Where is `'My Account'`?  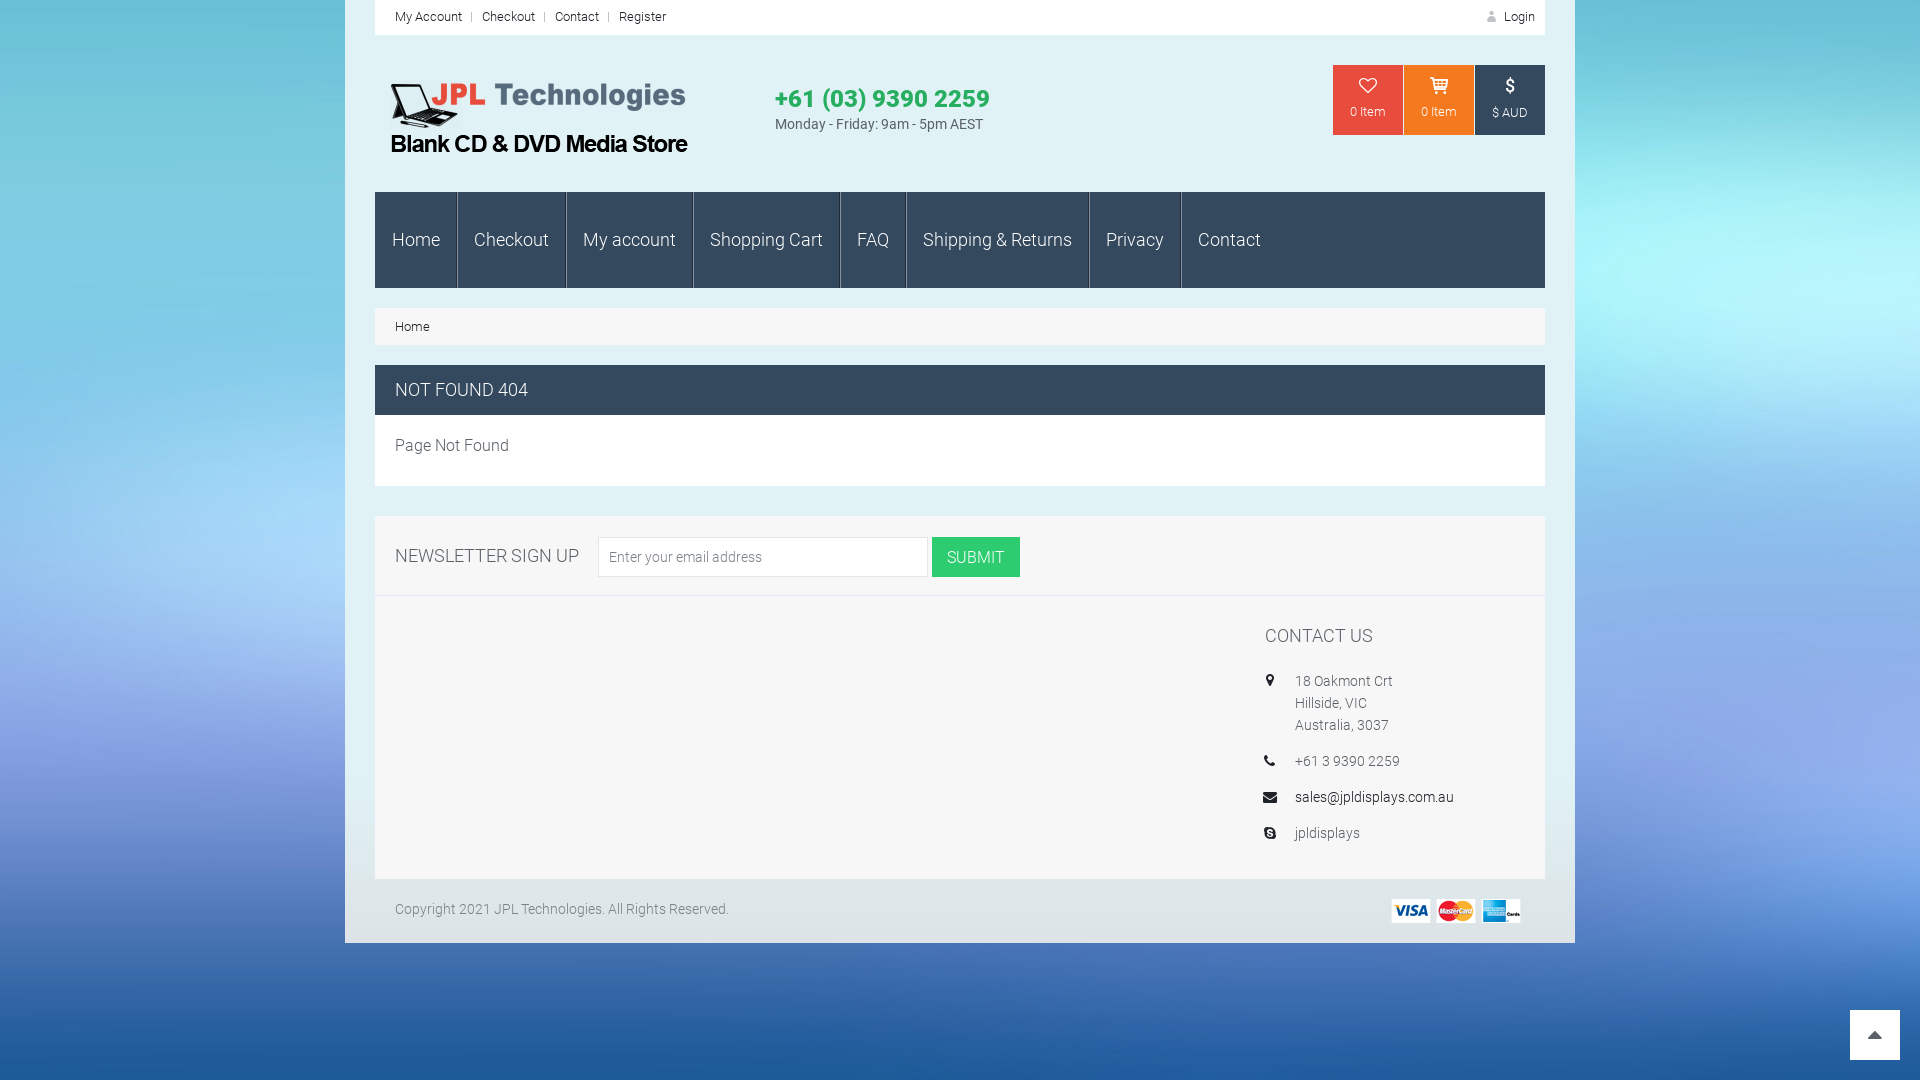 'My Account' is located at coordinates (427, 16).